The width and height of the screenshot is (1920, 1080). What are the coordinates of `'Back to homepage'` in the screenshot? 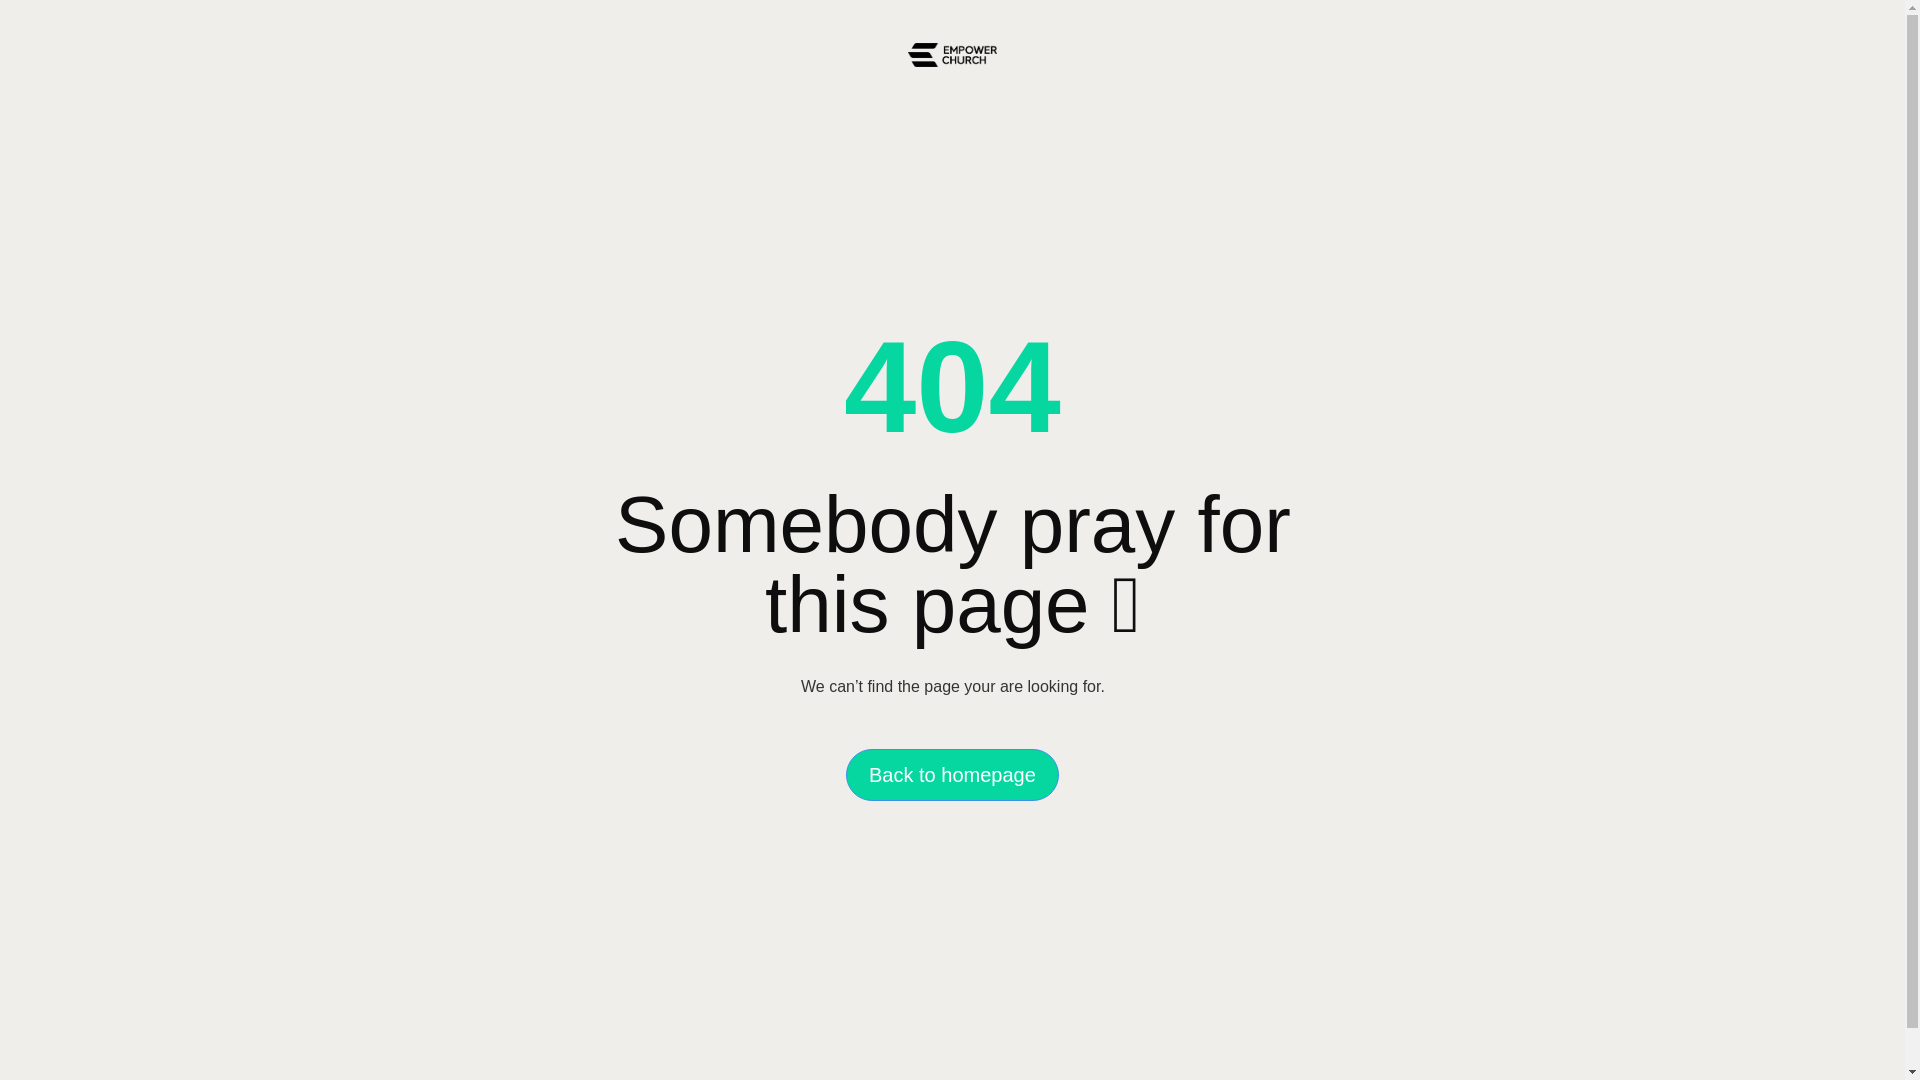 It's located at (951, 774).